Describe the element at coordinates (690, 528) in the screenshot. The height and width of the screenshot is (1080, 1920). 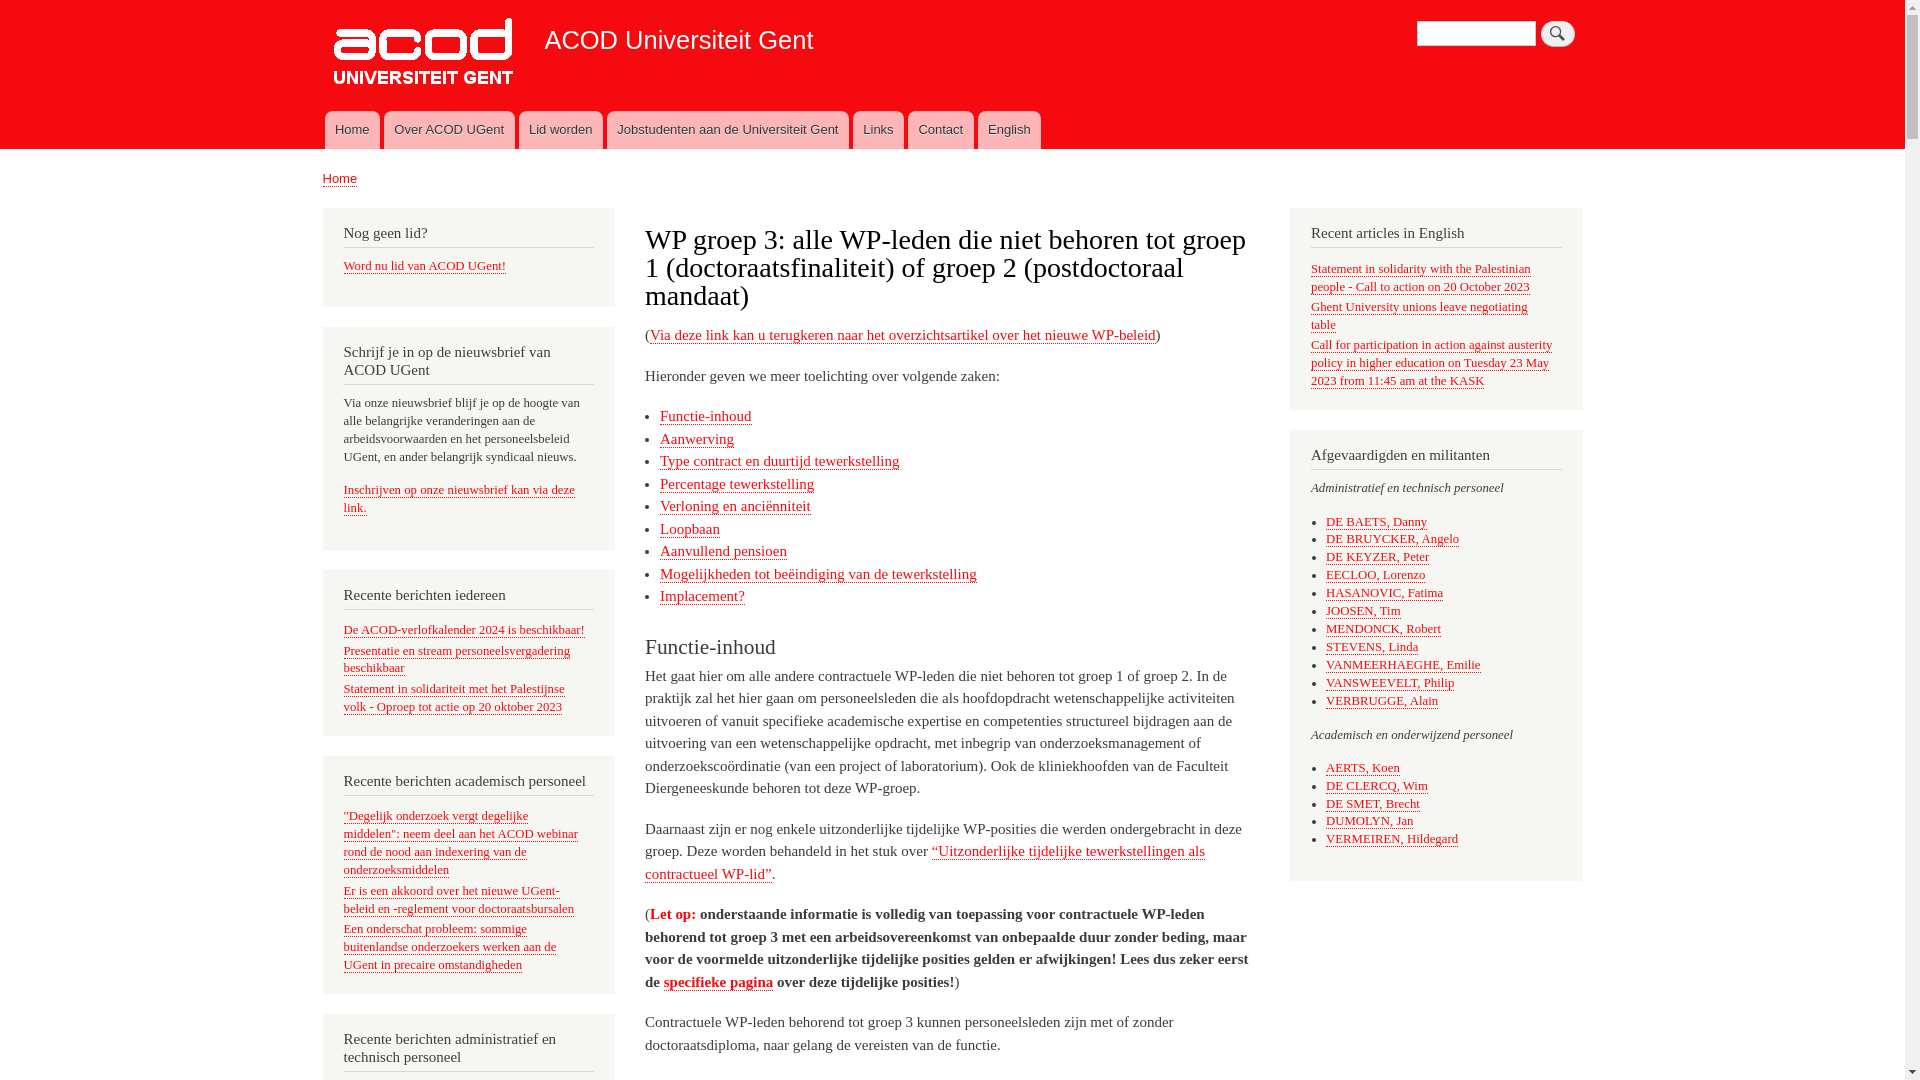
I see `'Loopbaan'` at that location.